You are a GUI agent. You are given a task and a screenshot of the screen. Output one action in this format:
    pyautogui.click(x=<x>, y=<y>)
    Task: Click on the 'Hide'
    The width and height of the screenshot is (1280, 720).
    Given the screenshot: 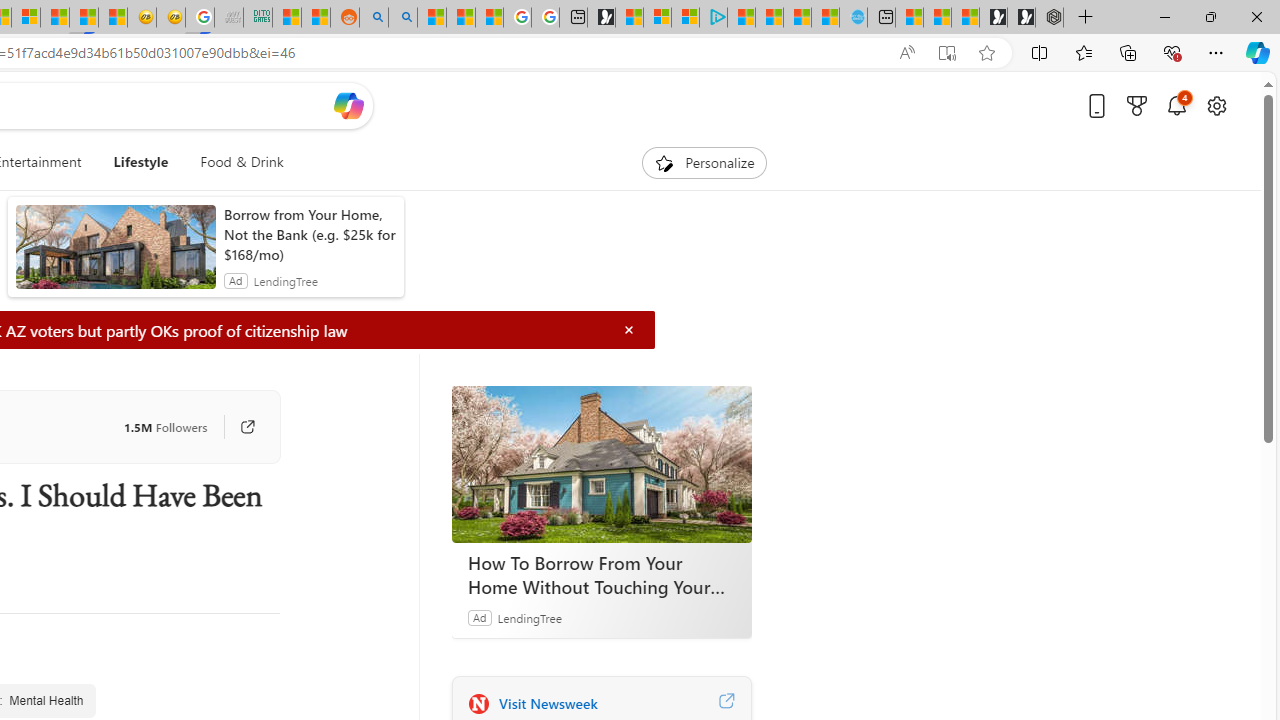 What is the action you would take?
    pyautogui.click(x=628, y=329)
    